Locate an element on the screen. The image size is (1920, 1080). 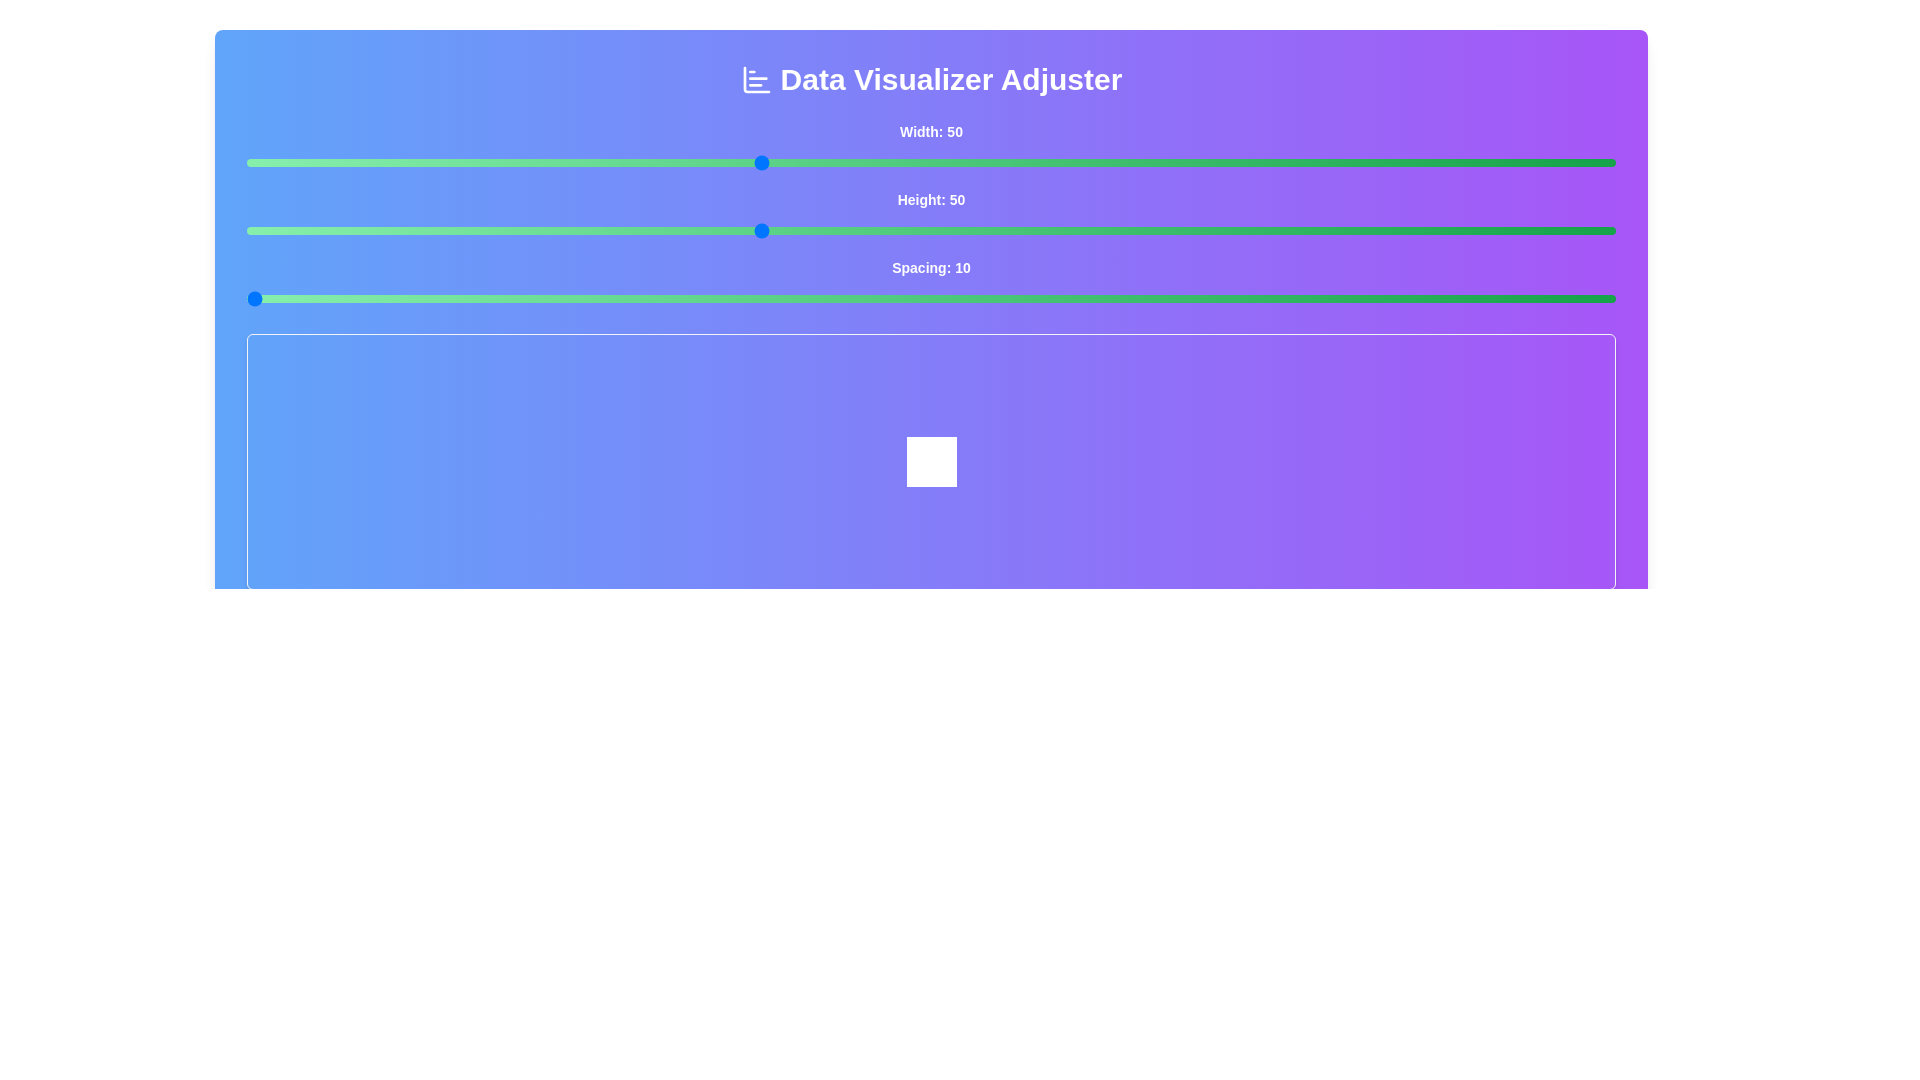
the 'Width' slider to 58 is located at coordinates (896, 161).